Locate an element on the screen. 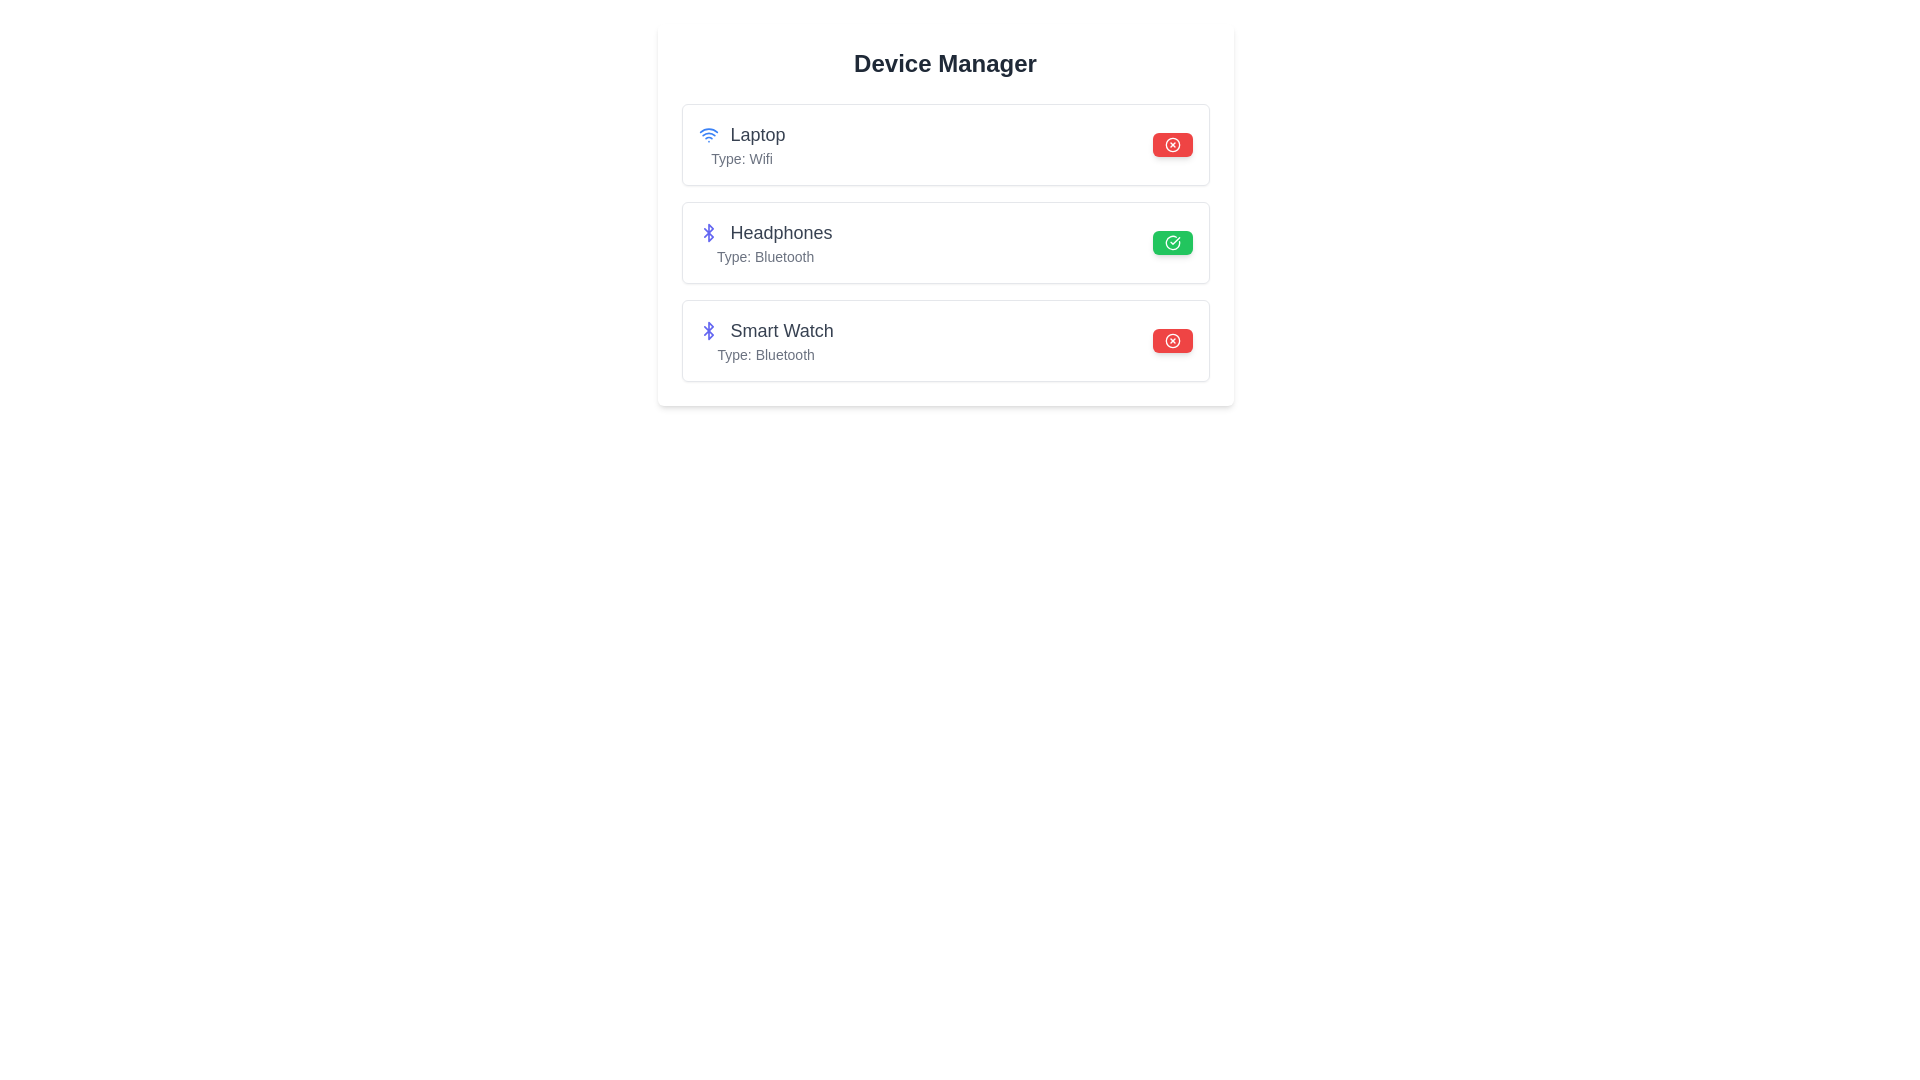 This screenshot has width=1920, height=1080. the text block that provides information about the 'Smart Watch' device, which is the third item listed in the 'Device Manager' section of the card layout is located at coordinates (765, 339).